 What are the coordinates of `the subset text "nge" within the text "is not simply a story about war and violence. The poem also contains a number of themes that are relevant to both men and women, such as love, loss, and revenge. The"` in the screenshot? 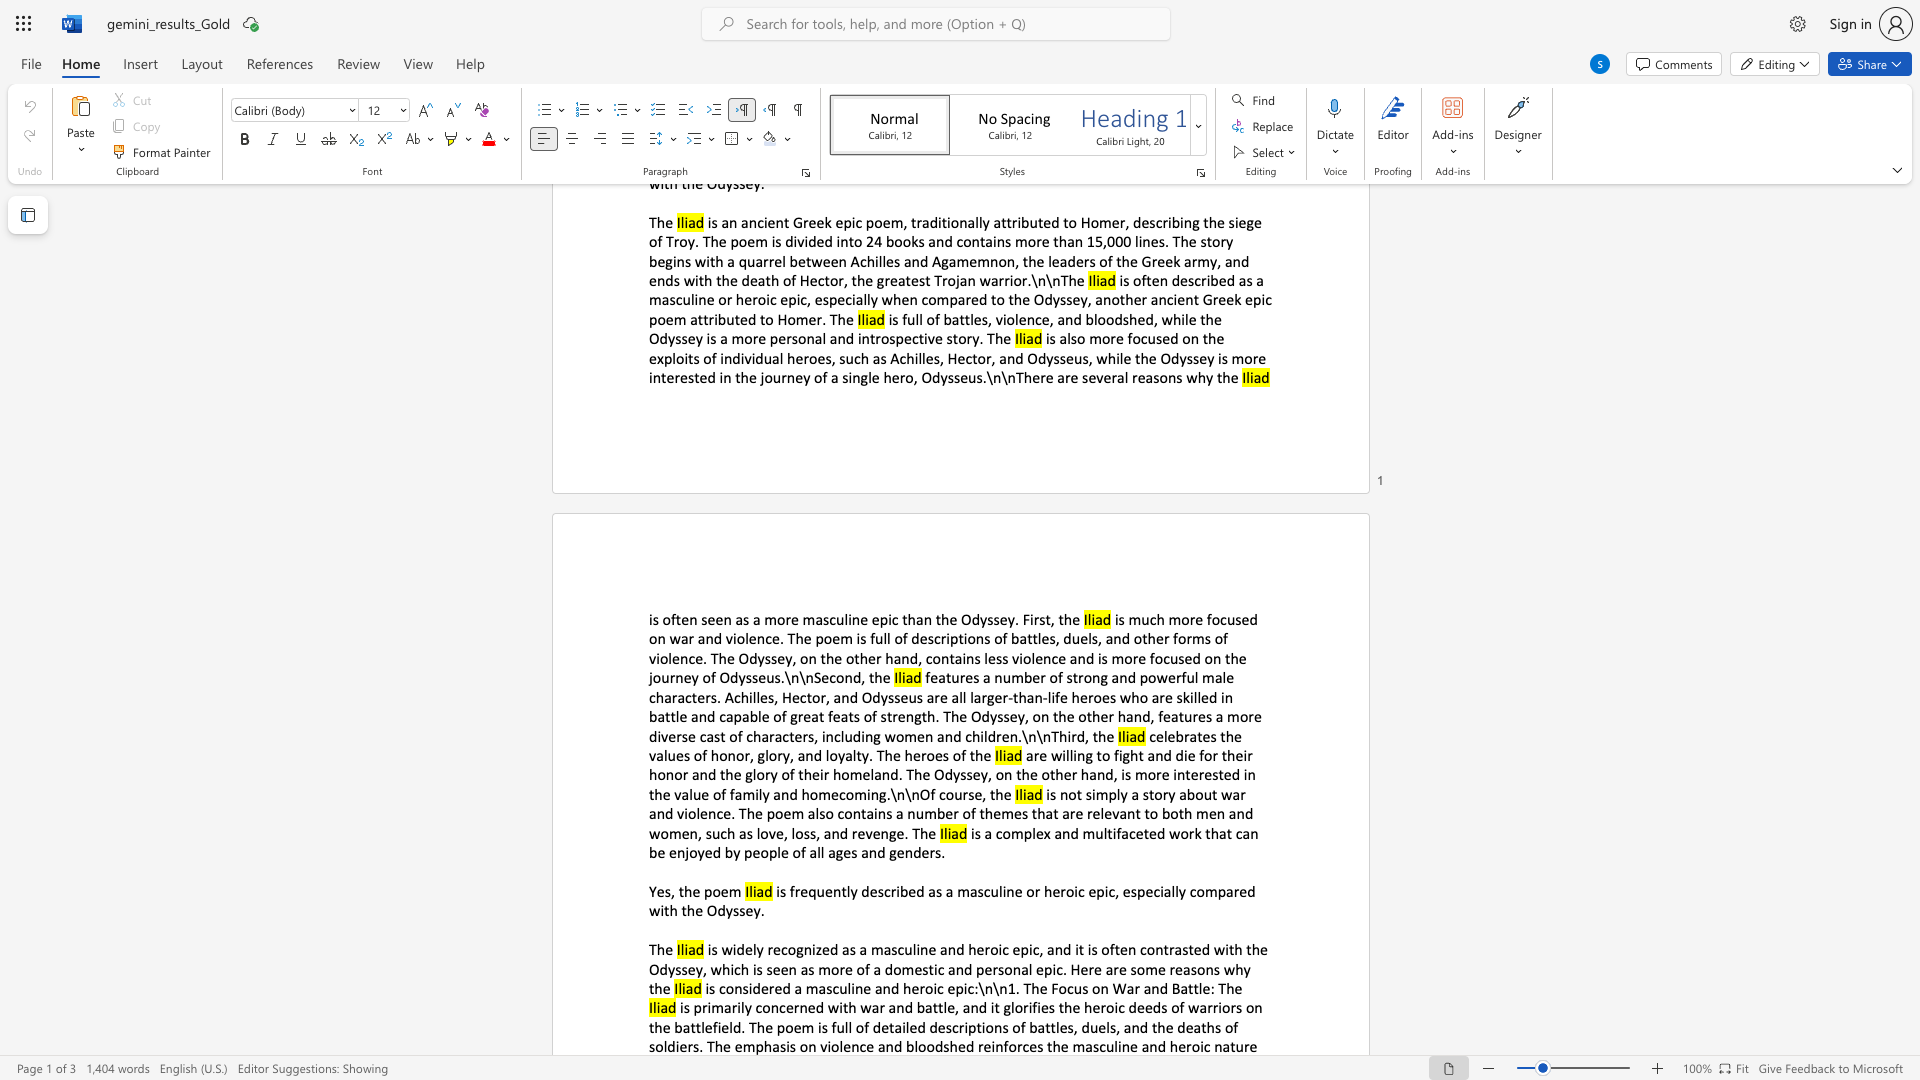 It's located at (880, 833).